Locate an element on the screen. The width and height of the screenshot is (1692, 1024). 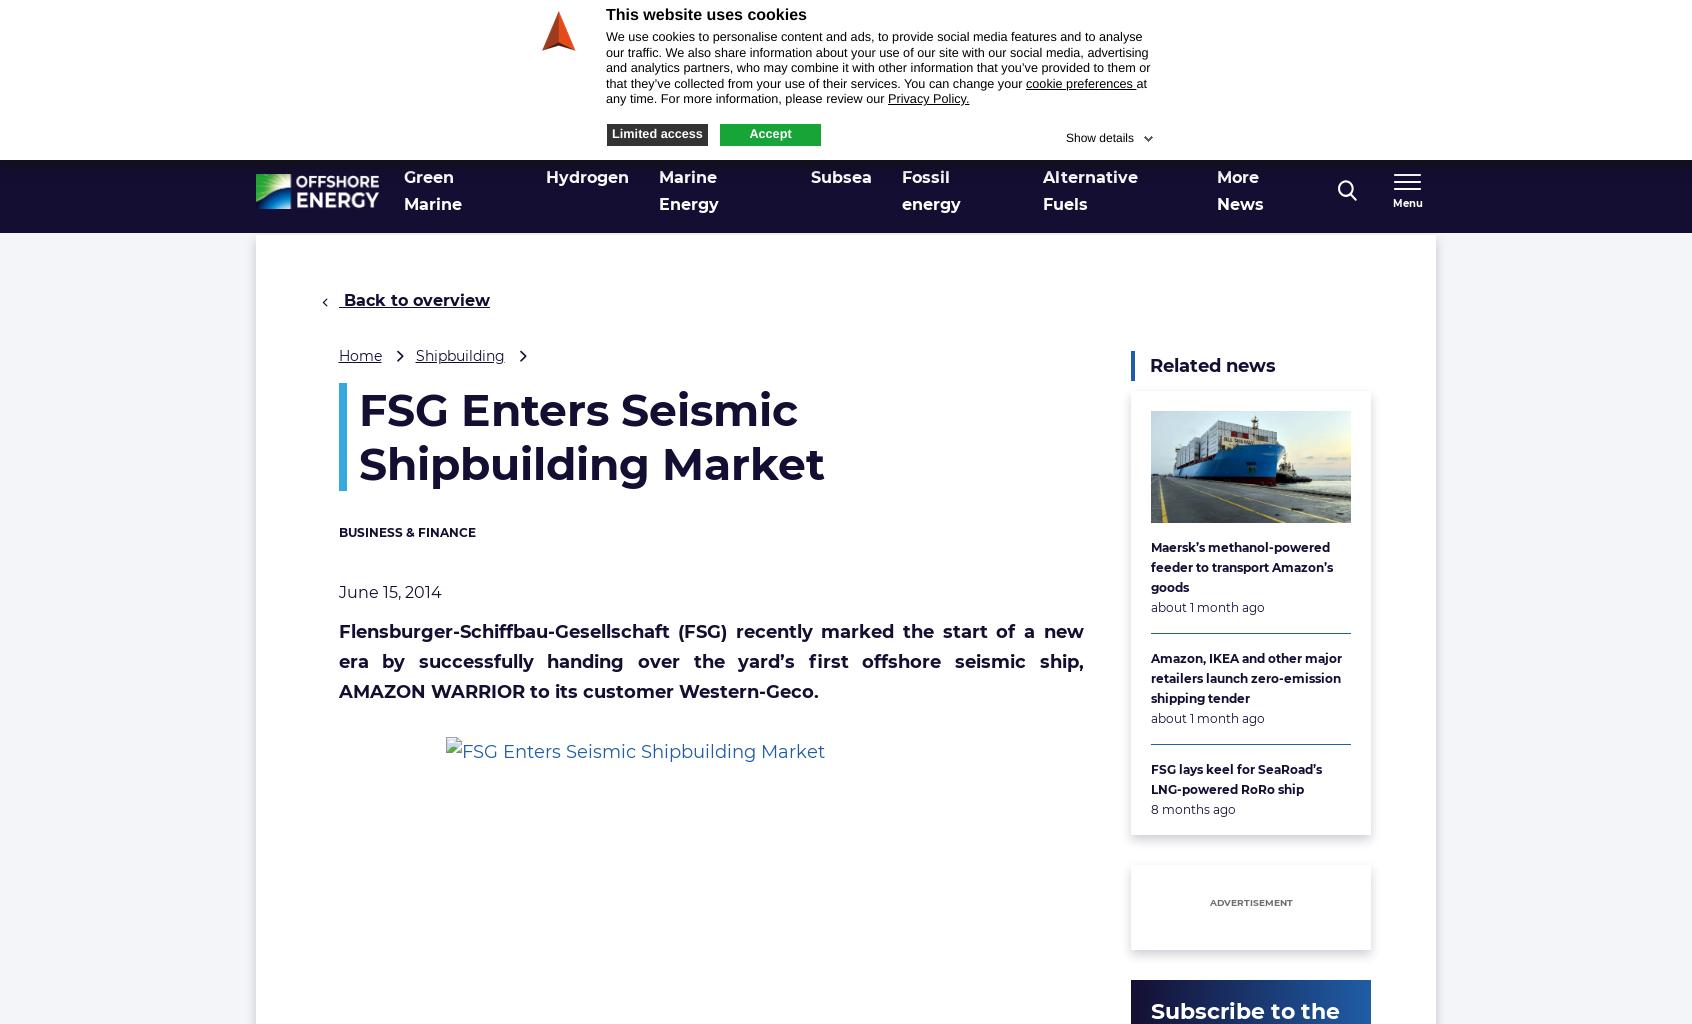
'OEEC 2023' is located at coordinates (1269, 129).